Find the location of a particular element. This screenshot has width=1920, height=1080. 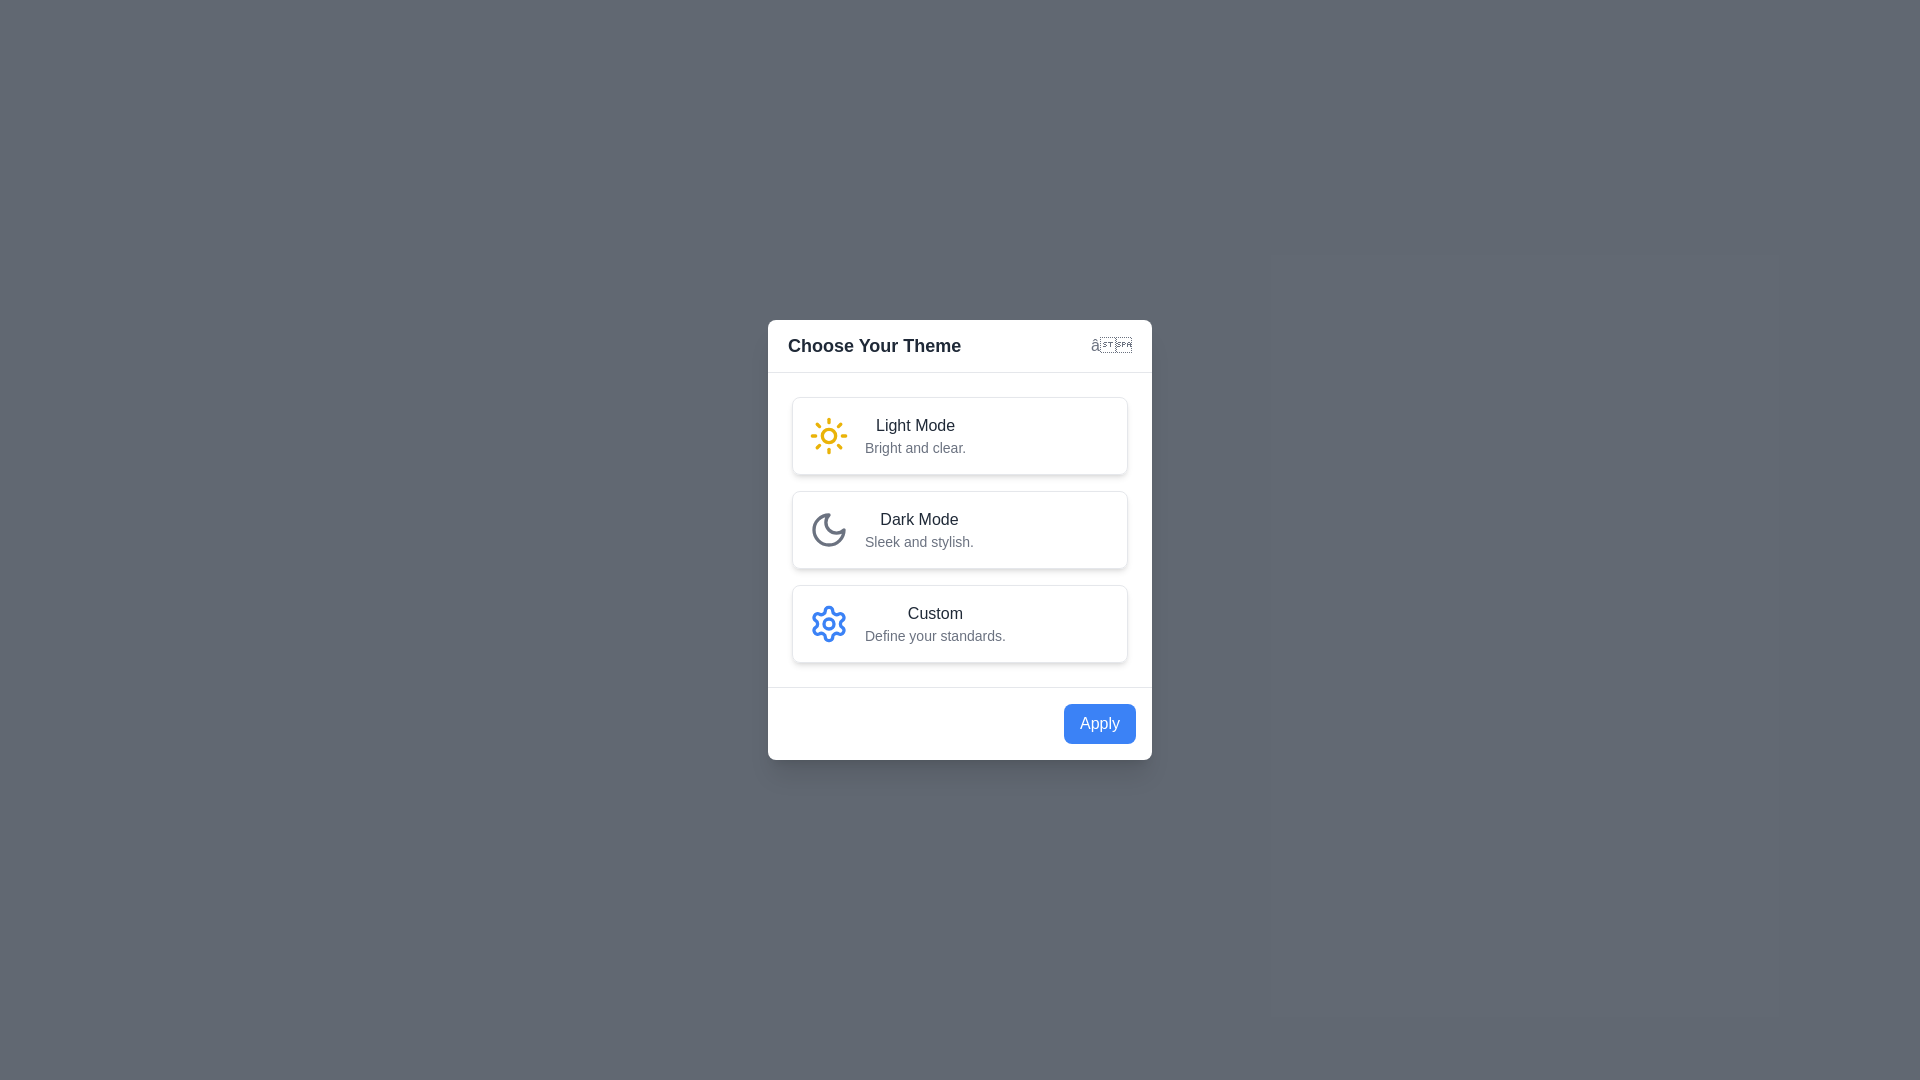

the theme Dark Mode to visually inspect its icon is located at coordinates (960, 528).